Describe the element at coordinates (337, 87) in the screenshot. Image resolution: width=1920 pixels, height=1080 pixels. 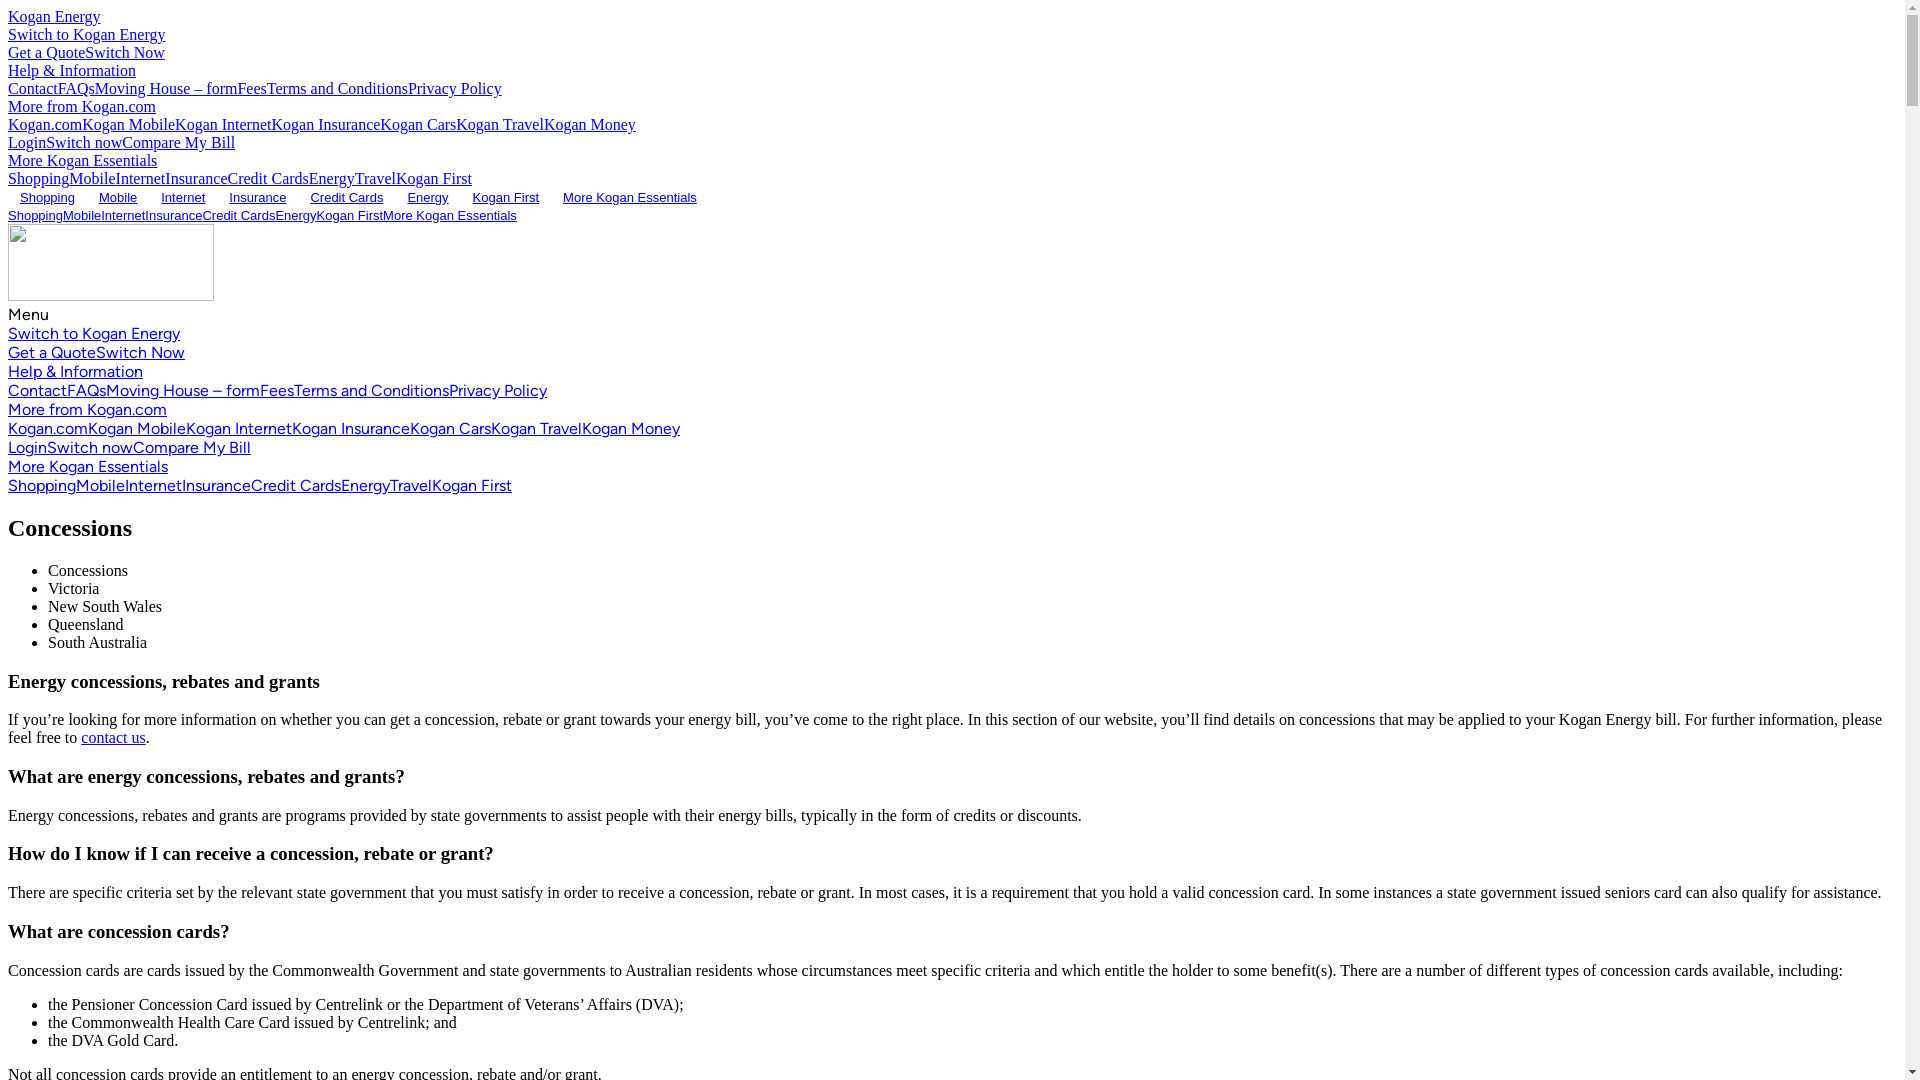
I see `'Terms and Conditions'` at that location.